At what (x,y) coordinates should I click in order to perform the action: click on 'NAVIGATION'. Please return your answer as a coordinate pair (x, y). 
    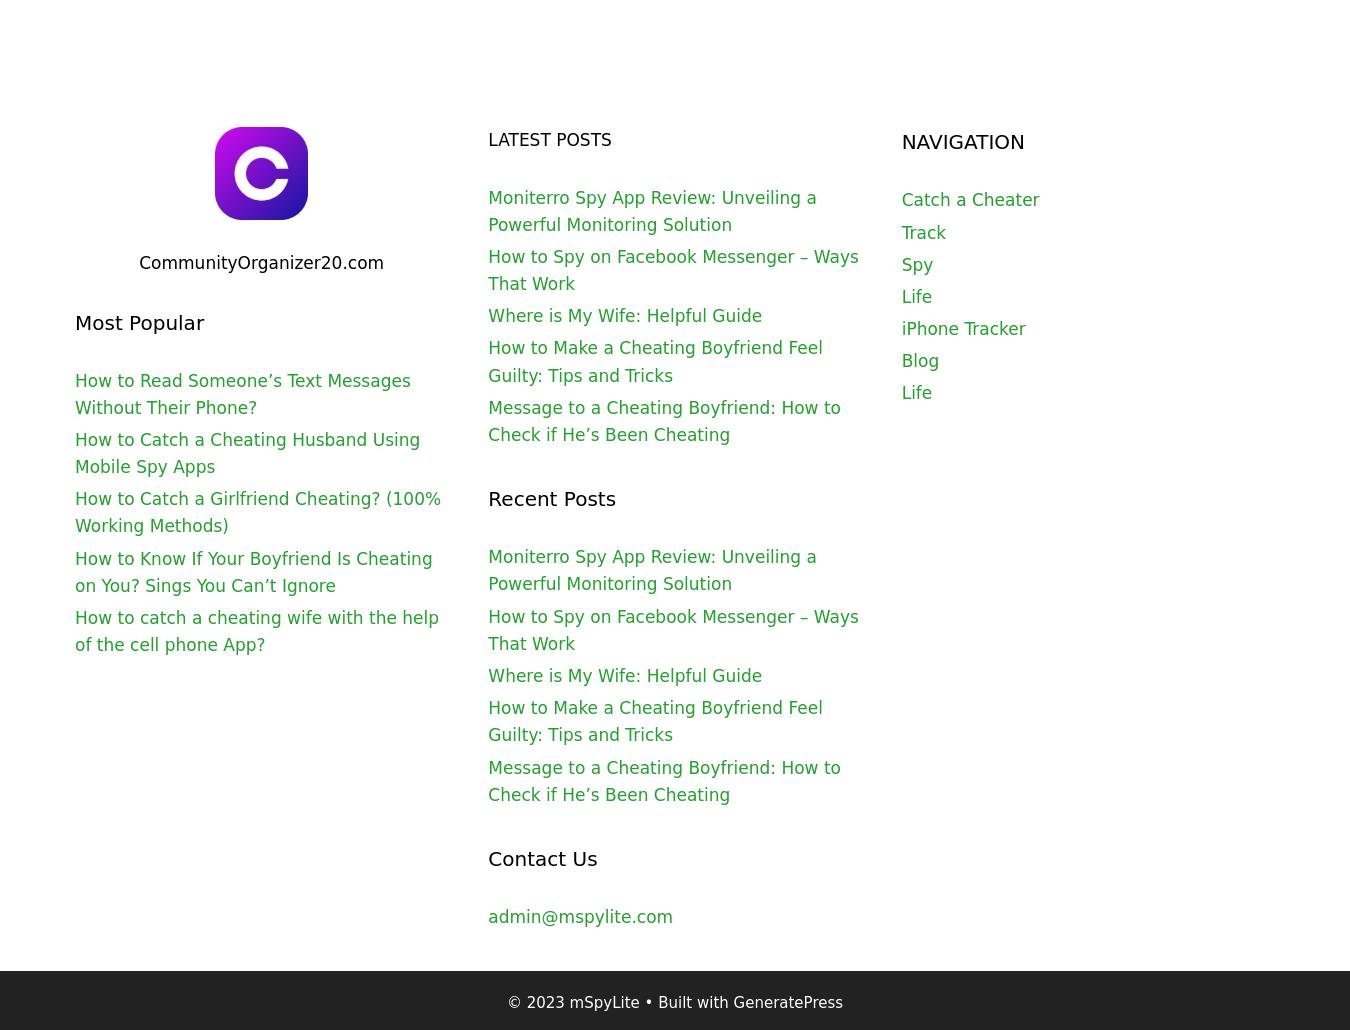
    Looking at the image, I should click on (961, 141).